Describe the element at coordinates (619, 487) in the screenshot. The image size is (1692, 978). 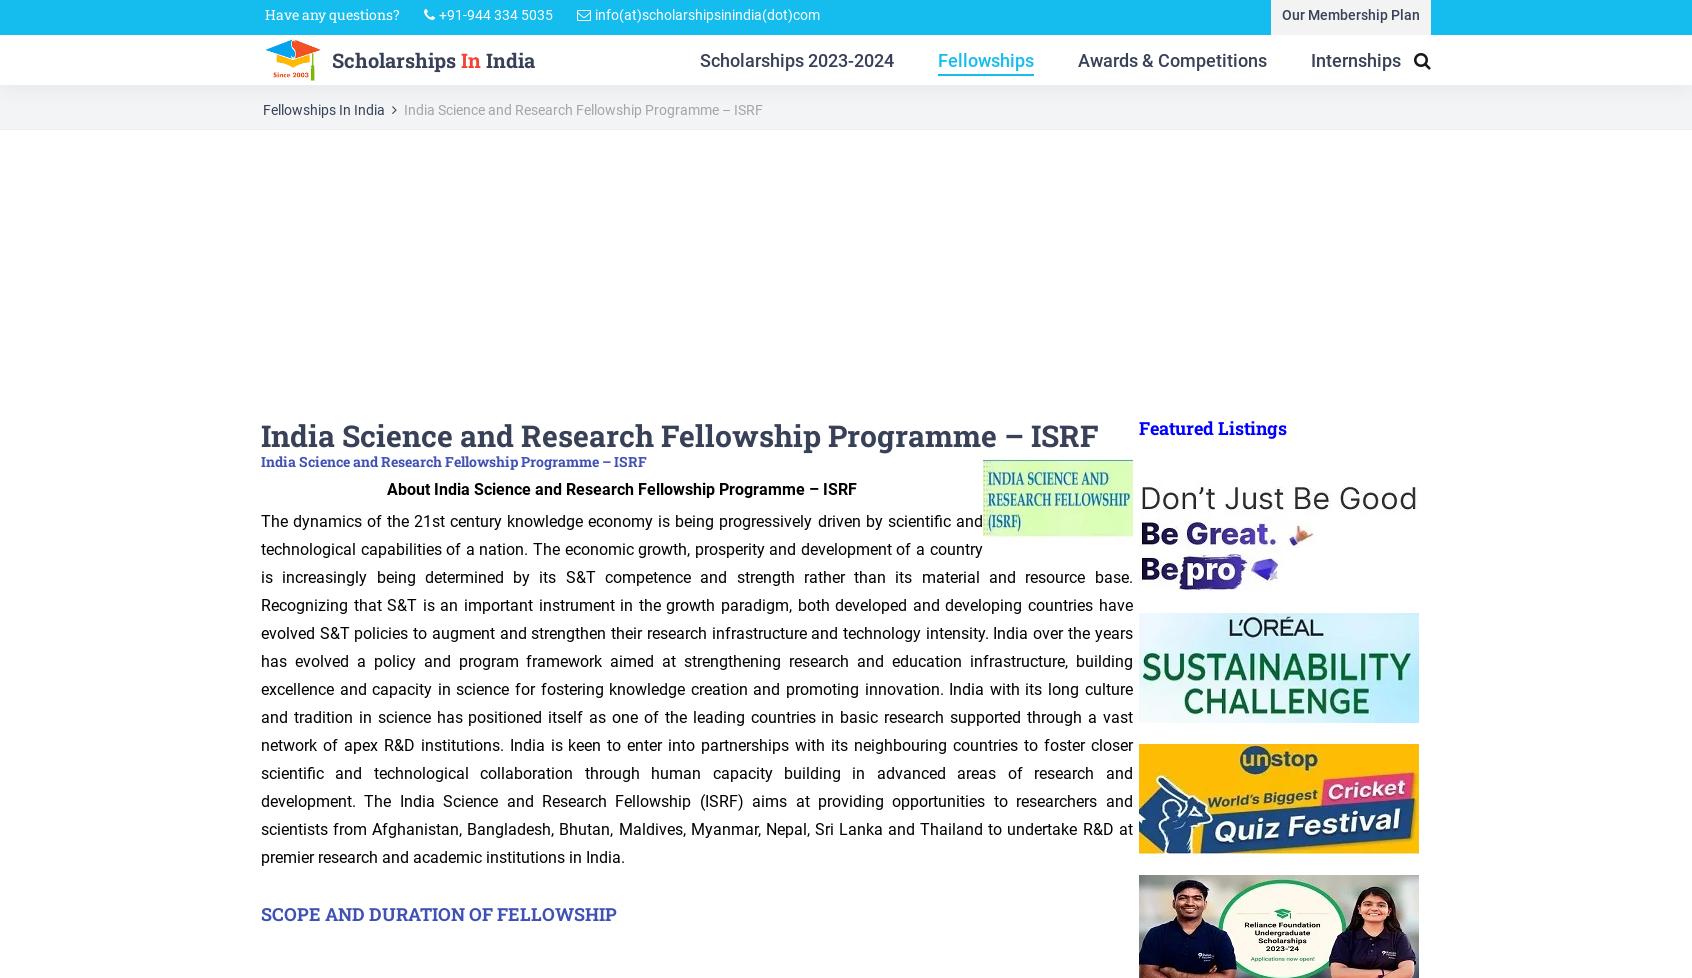
I see `'About India Science and Research Fellowship Programme – ISRF'` at that location.